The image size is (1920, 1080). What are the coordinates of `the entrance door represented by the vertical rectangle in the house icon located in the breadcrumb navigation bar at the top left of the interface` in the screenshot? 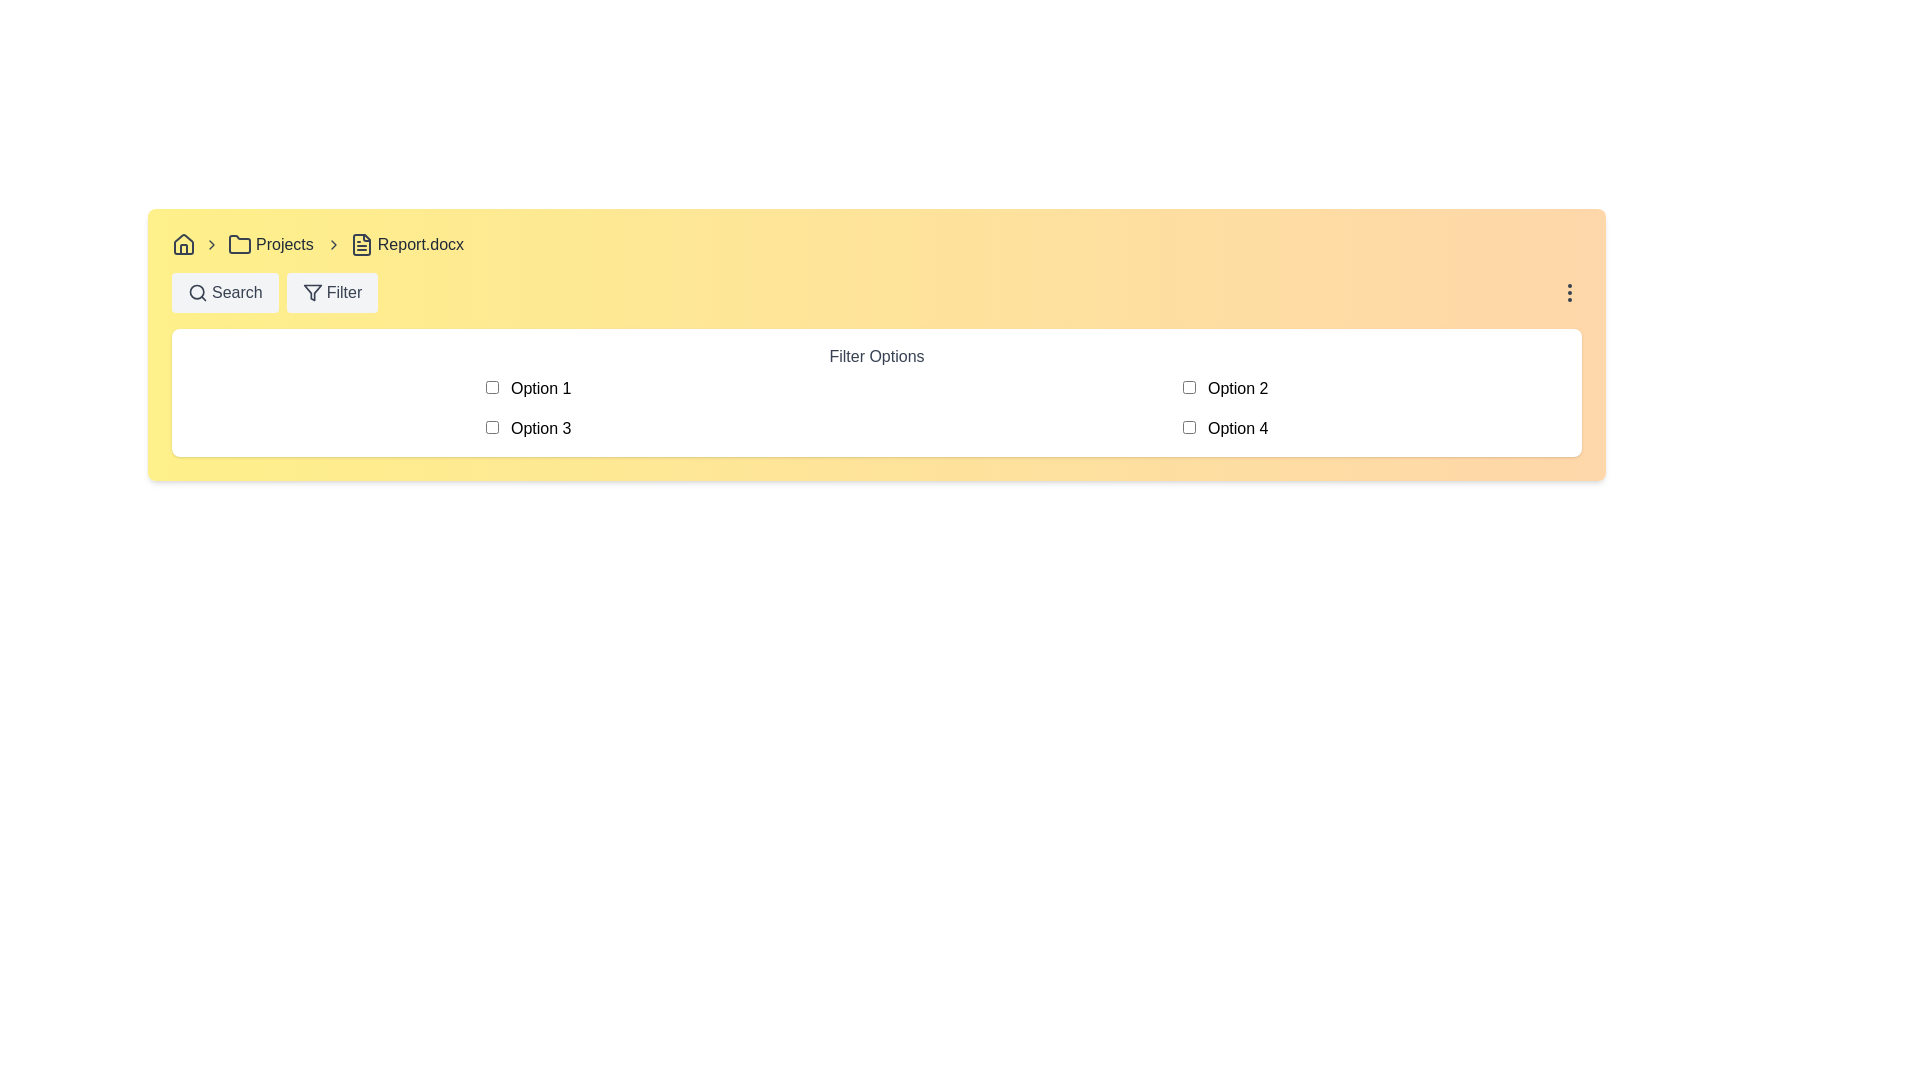 It's located at (183, 248).